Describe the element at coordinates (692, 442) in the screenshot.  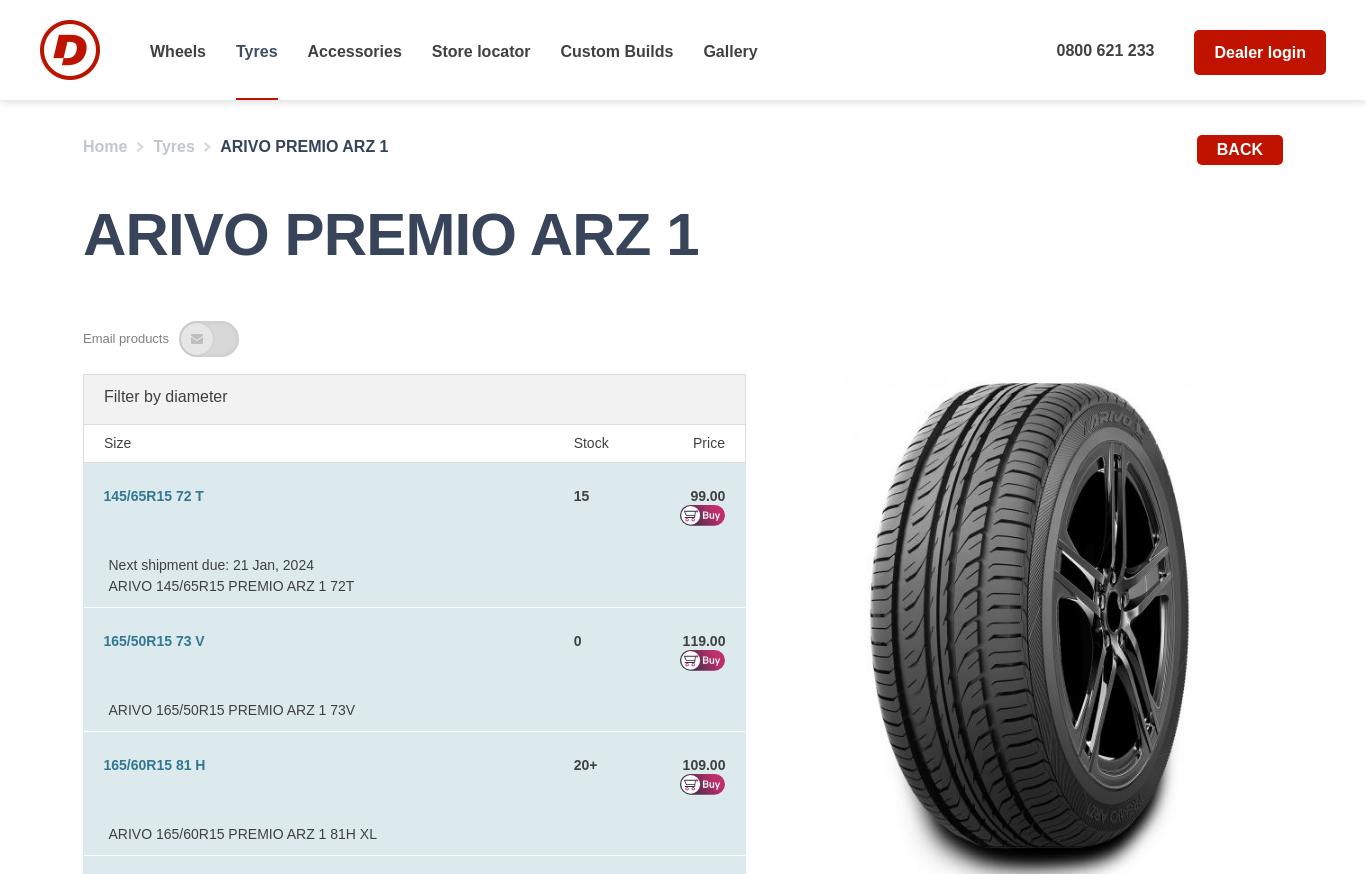
I see `'Price'` at that location.